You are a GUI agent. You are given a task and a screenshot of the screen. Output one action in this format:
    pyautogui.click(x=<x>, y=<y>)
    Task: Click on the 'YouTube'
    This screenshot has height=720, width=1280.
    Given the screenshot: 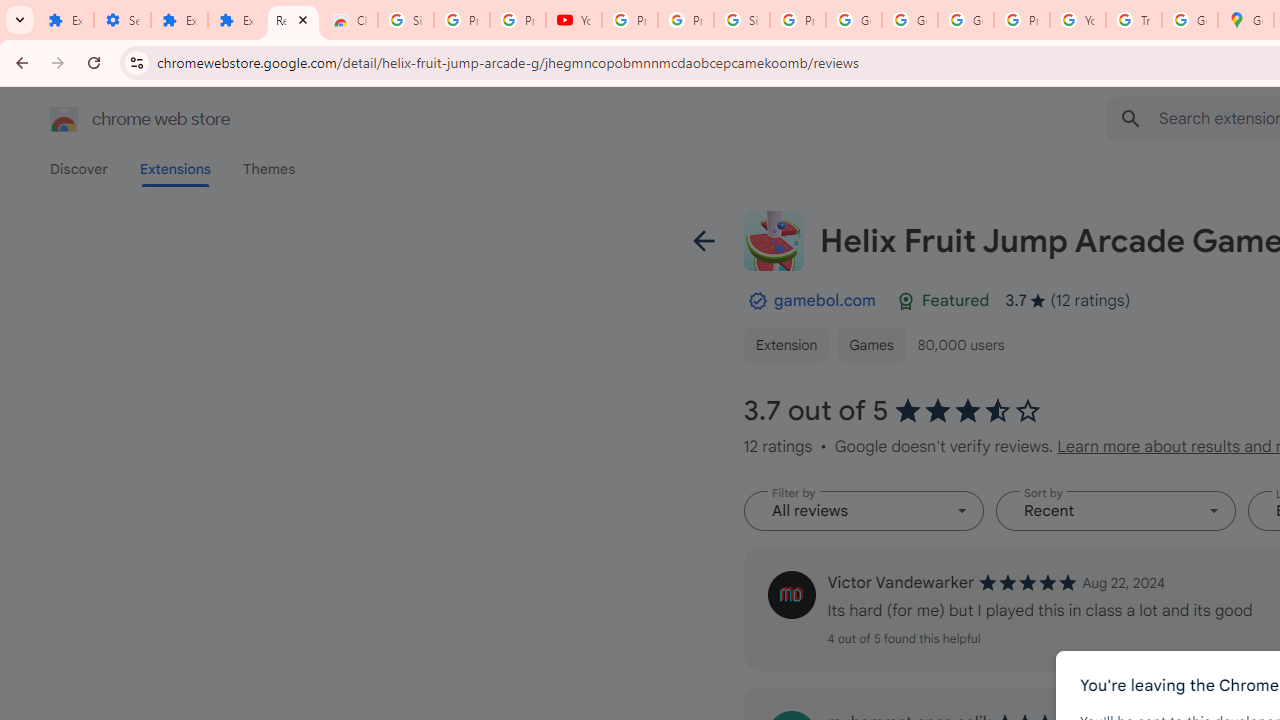 What is the action you would take?
    pyautogui.click(x=573, y=20)
    